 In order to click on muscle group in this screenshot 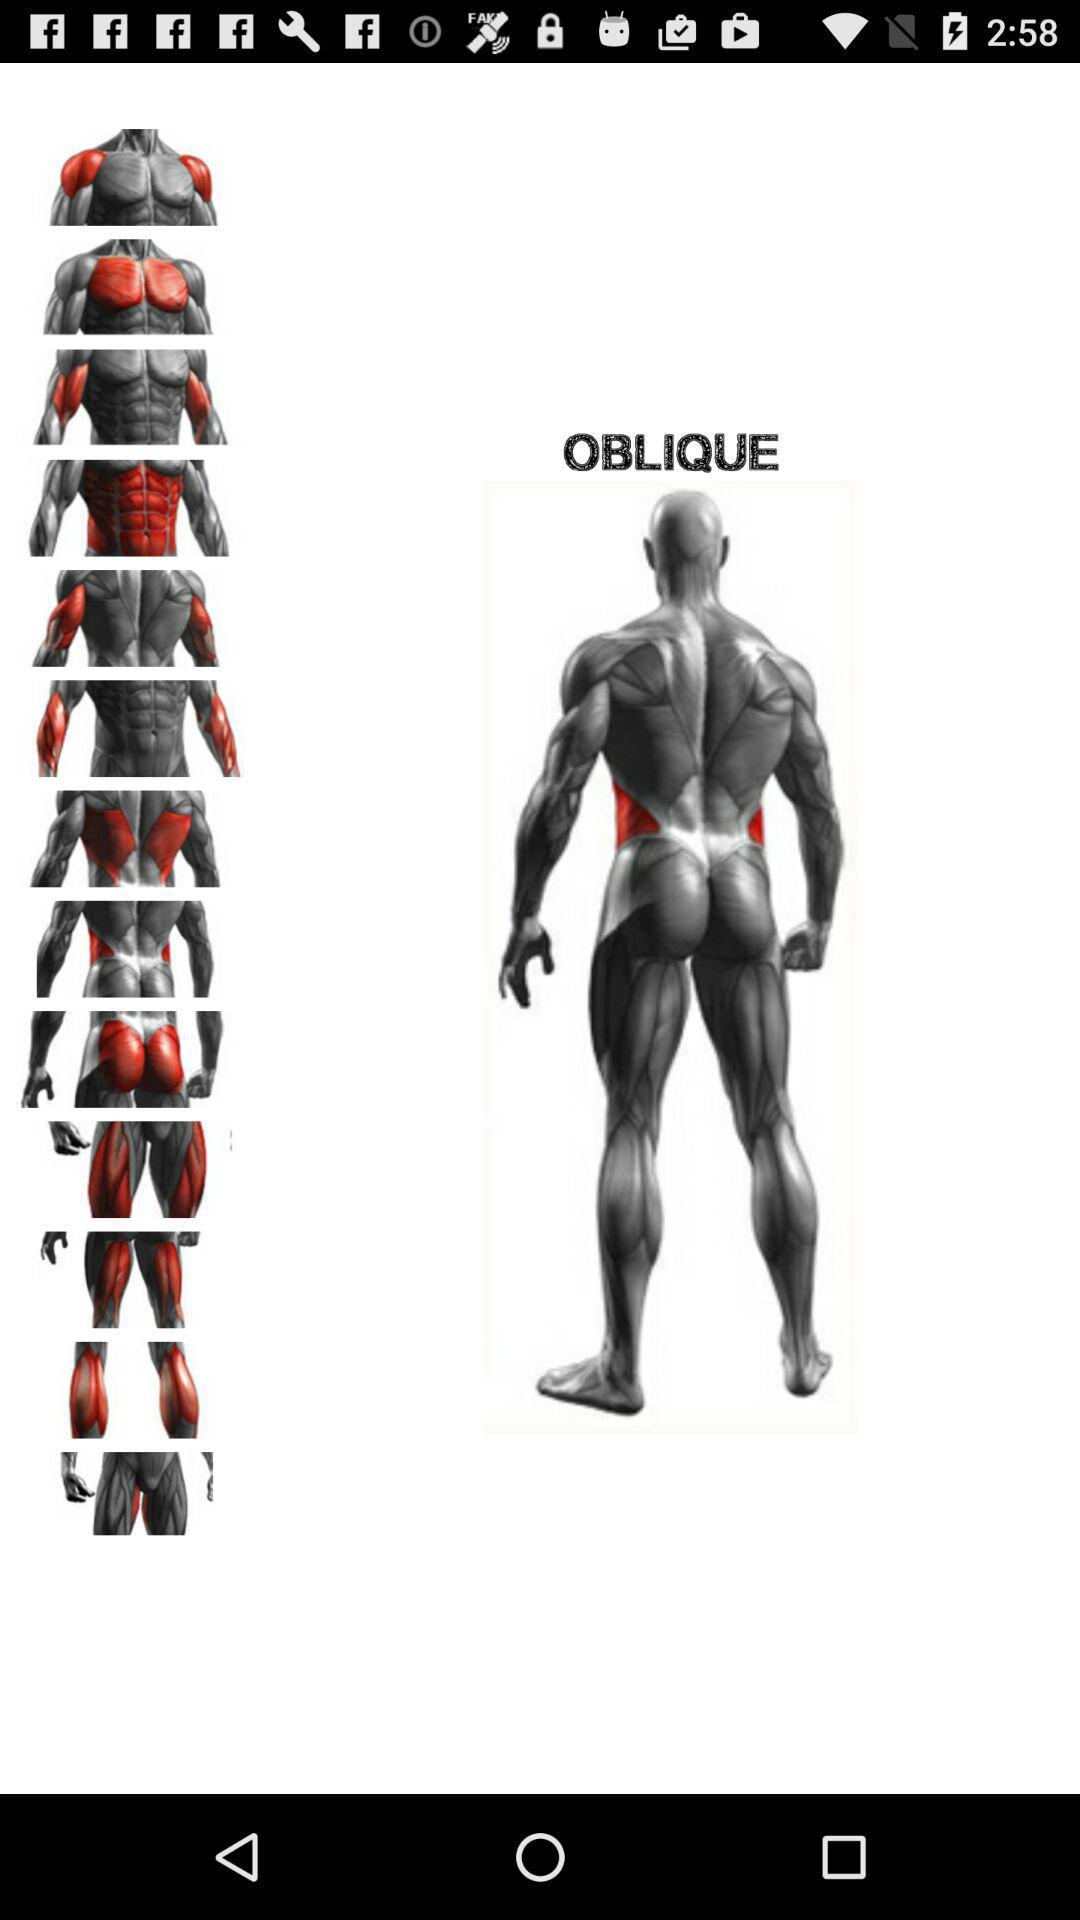, I will do `click(131, 1162)`.